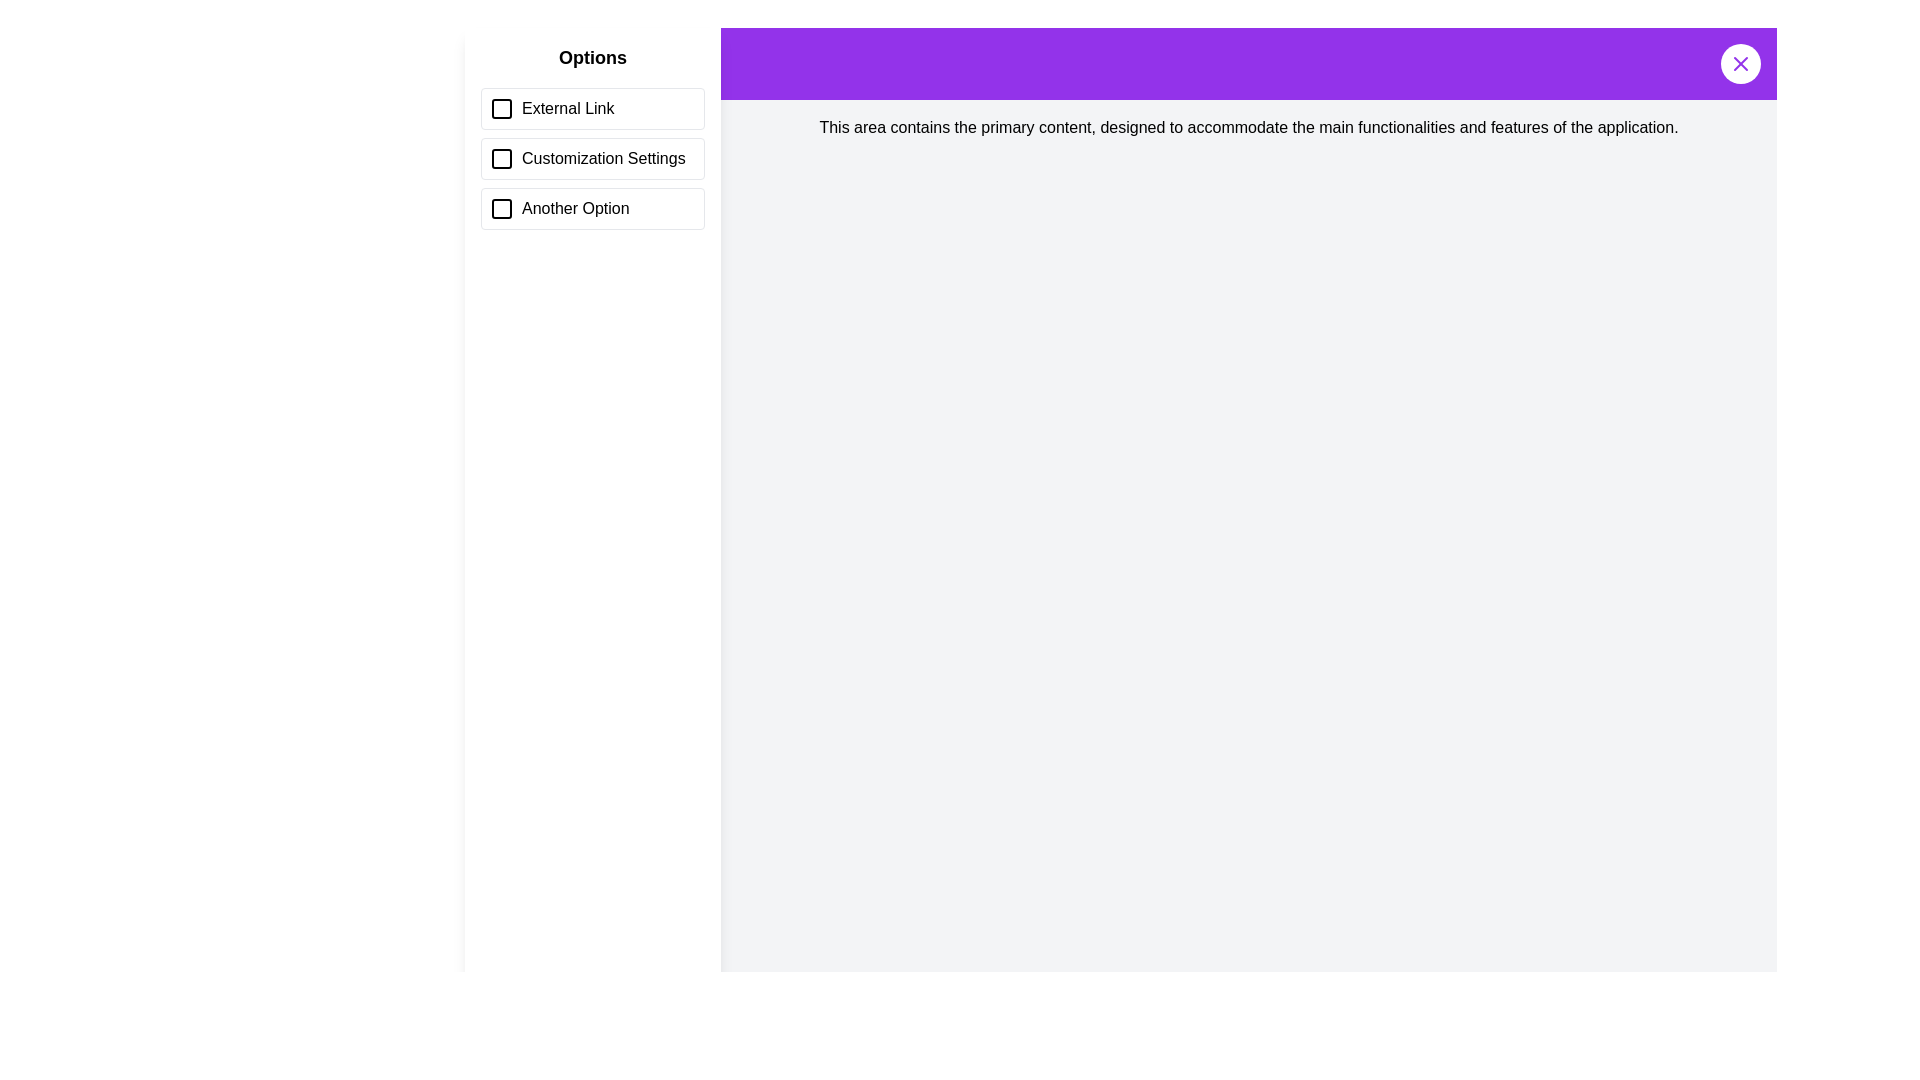 Image resolution: width=1920 pixels, height=1080 pixels. Describe the element at coordinates (592, 208) in the screenshot. I see `the 'Another Option' button with a checkbox icon located under 'Customization Settings' in the options list` at that location.